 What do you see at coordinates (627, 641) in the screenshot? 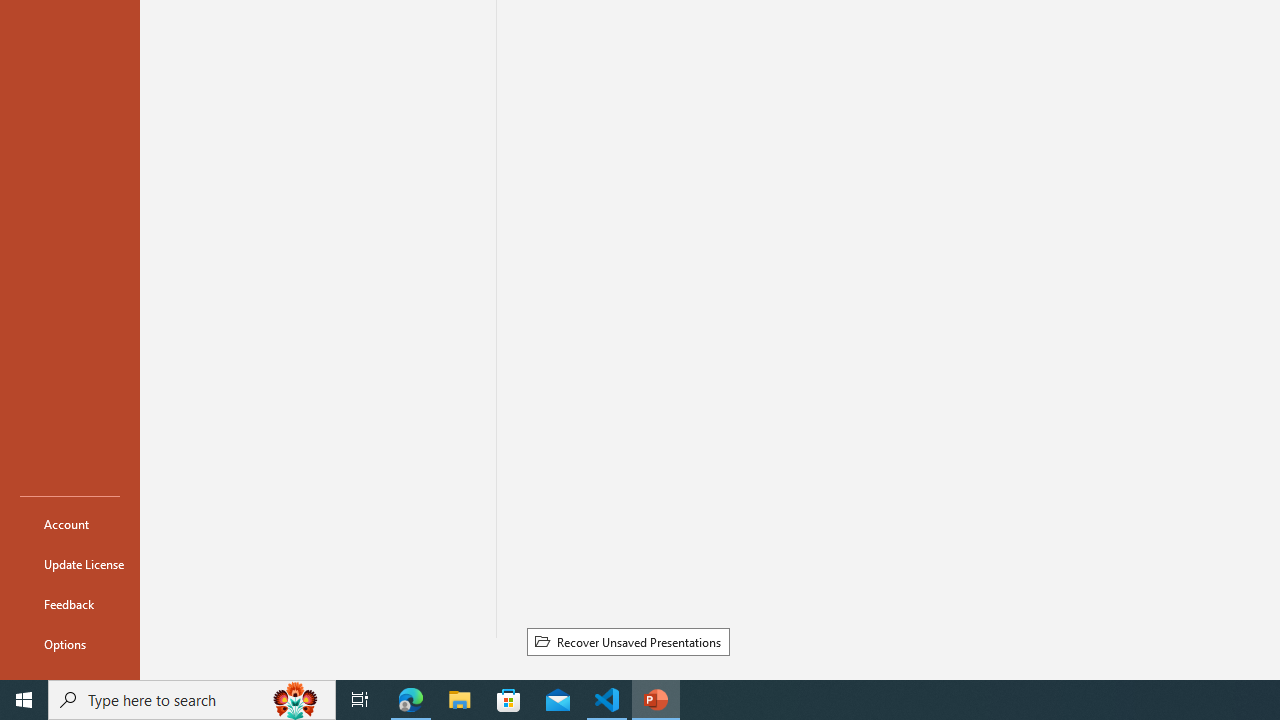
I see `'Recover Unsaved Presentations'` at bounding box center [627, 641].